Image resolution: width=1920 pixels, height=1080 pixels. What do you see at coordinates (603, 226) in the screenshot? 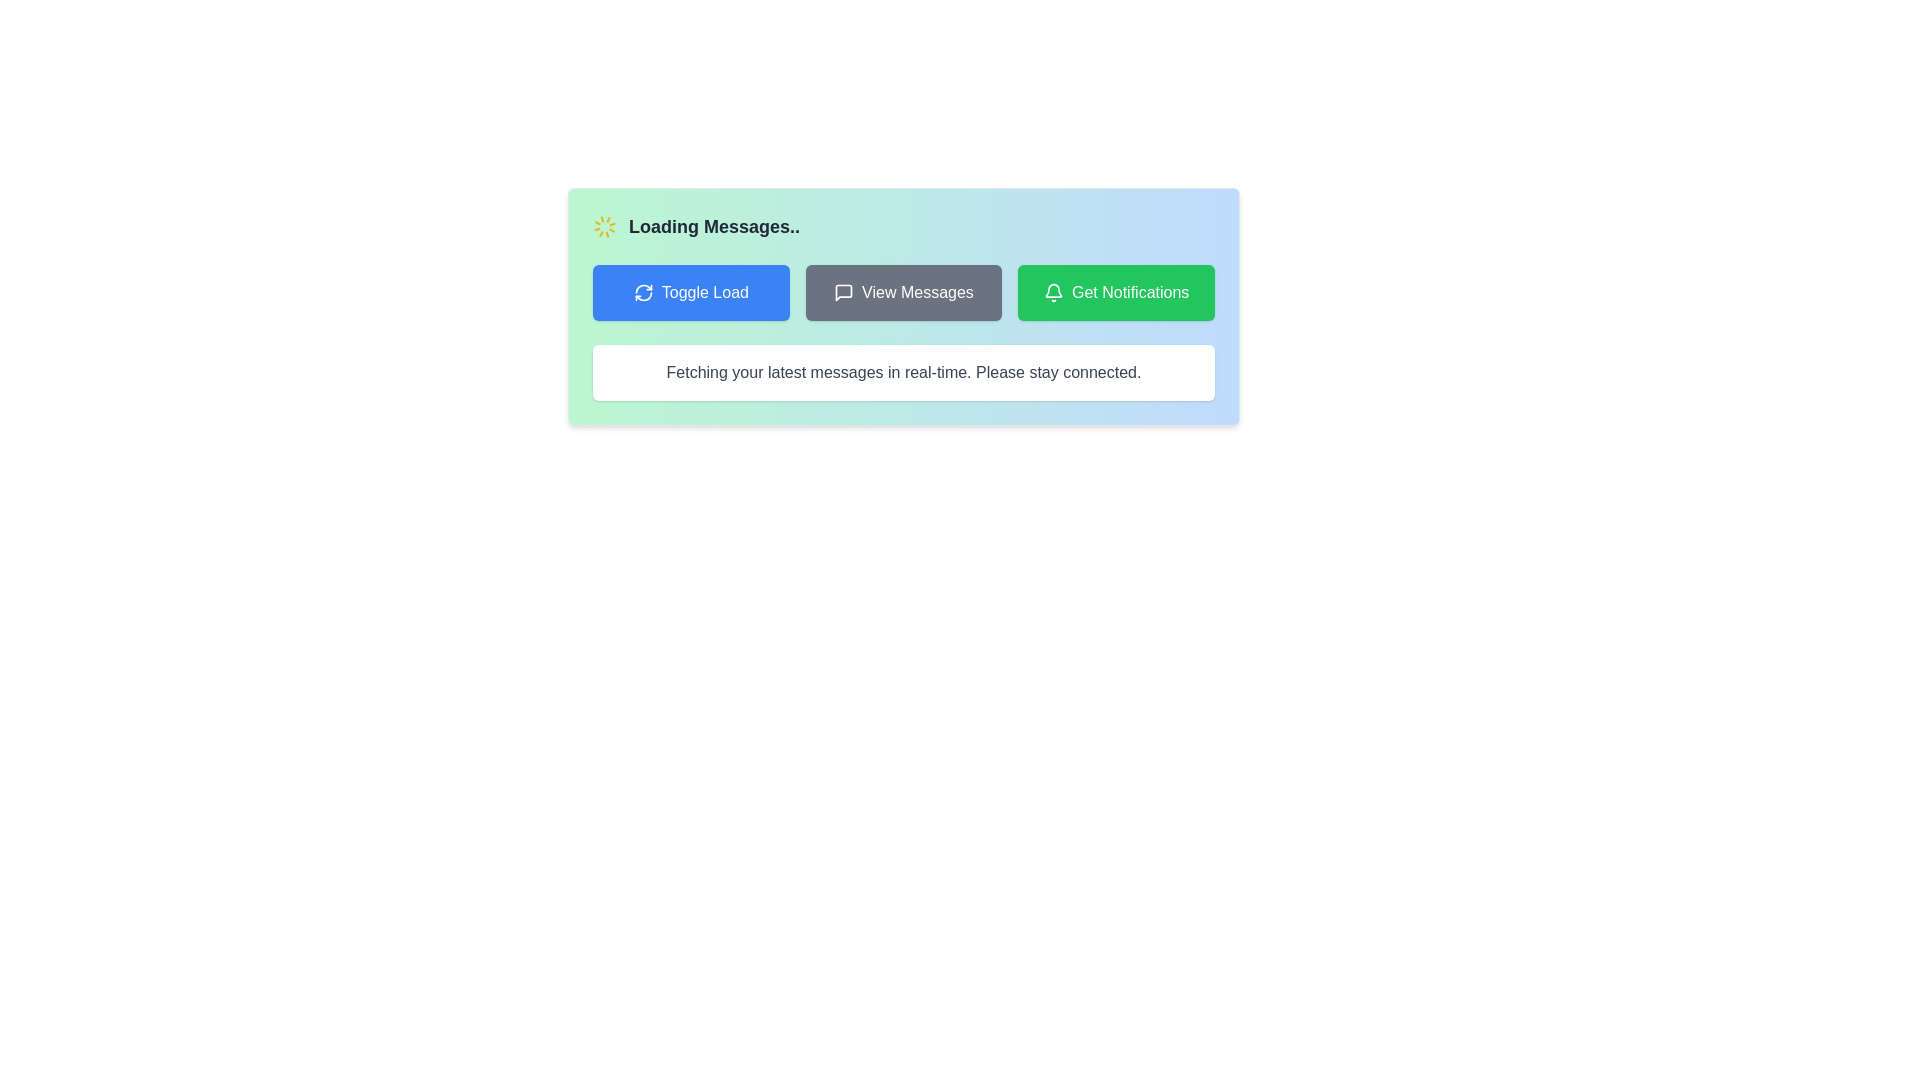
I see `the animated loading spinner icon located to the left of the 'Loading Messages..' text in the header section` at bounding box center [603, 226].